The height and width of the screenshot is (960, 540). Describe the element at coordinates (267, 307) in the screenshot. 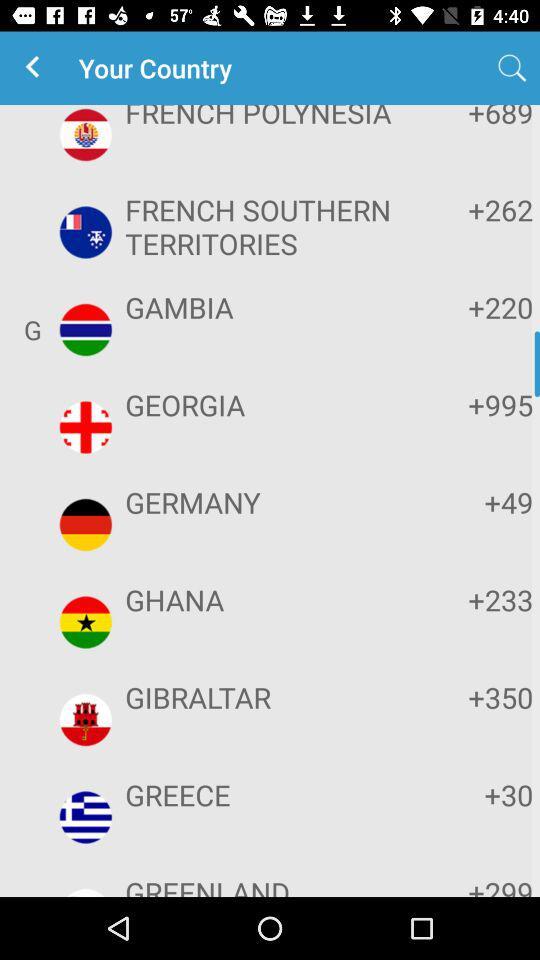

I see `the item above georgia app` at that location.